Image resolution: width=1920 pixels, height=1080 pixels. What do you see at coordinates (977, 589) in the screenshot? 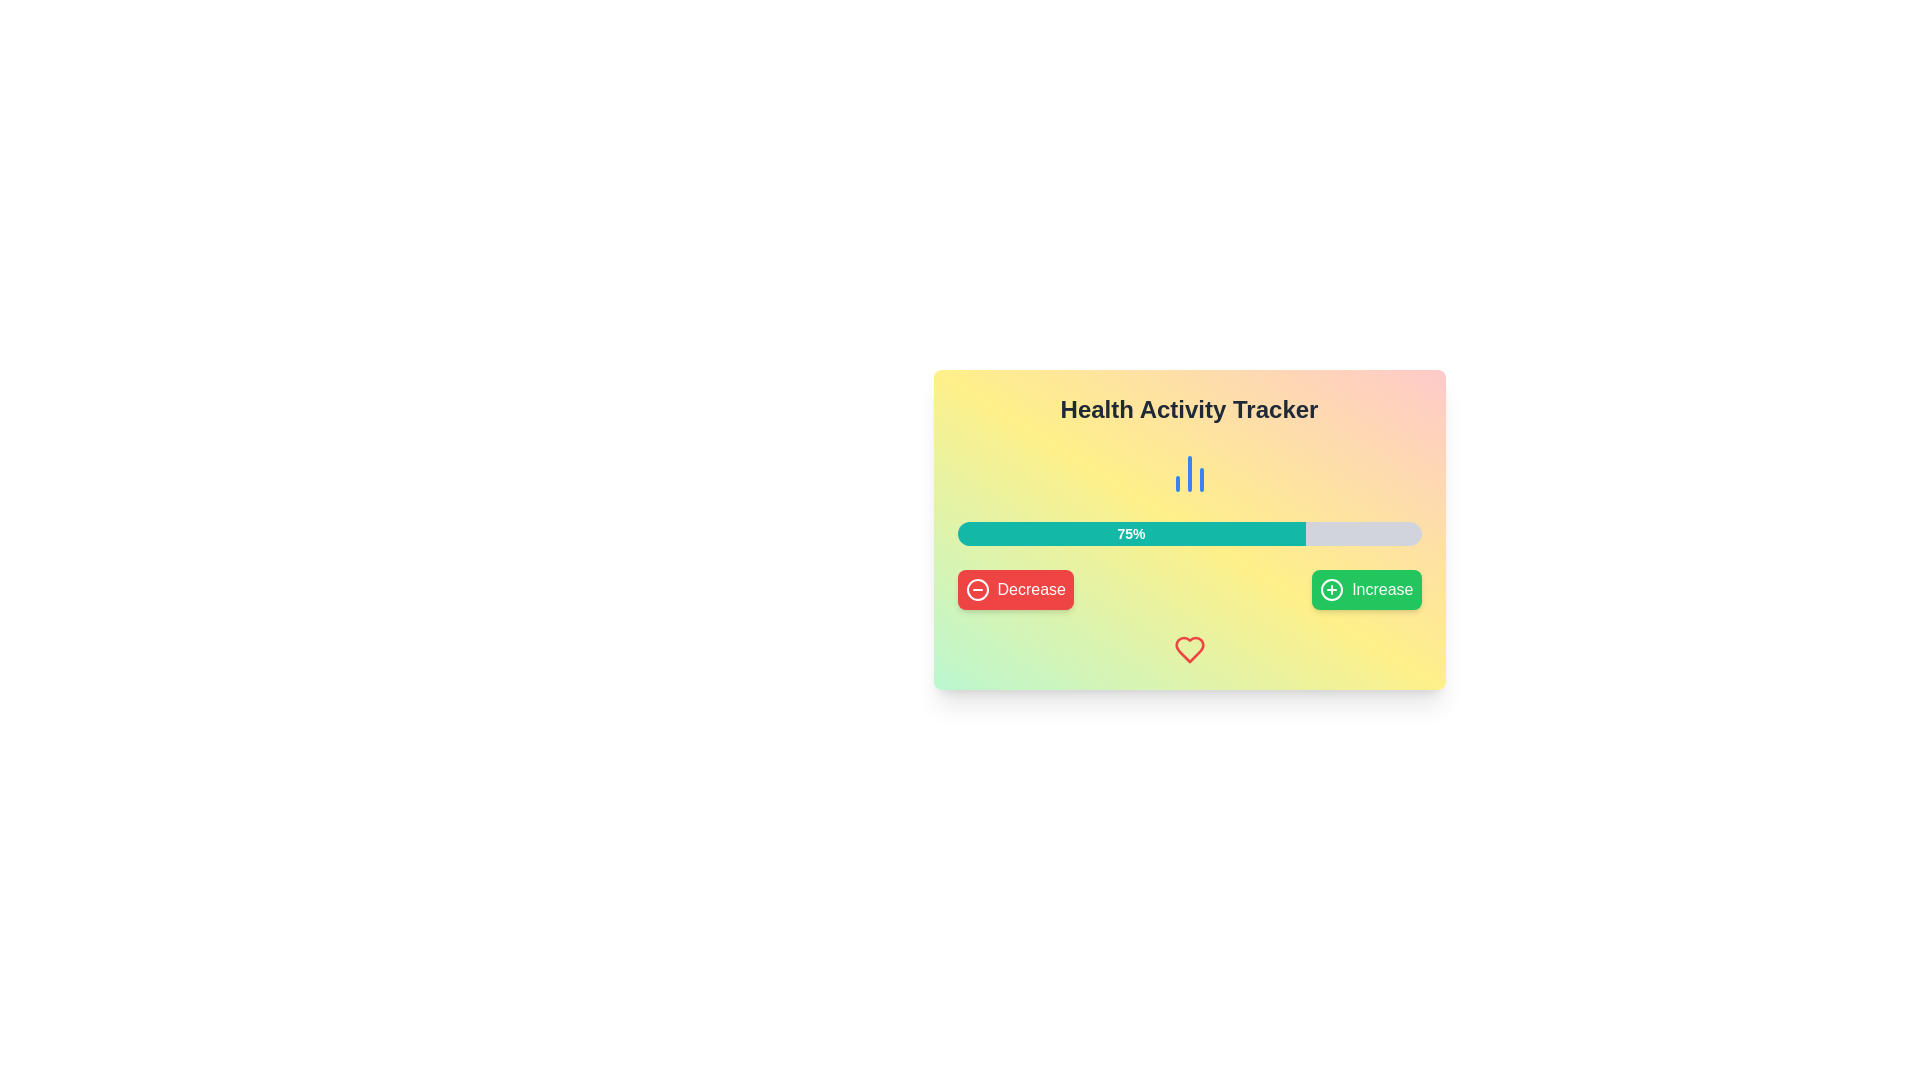
I see `the minus icon located inside the 'Decrease' button, which is positioned to the left of the text 'Decrease' below the progress bar` at bounding box center [977, 589].